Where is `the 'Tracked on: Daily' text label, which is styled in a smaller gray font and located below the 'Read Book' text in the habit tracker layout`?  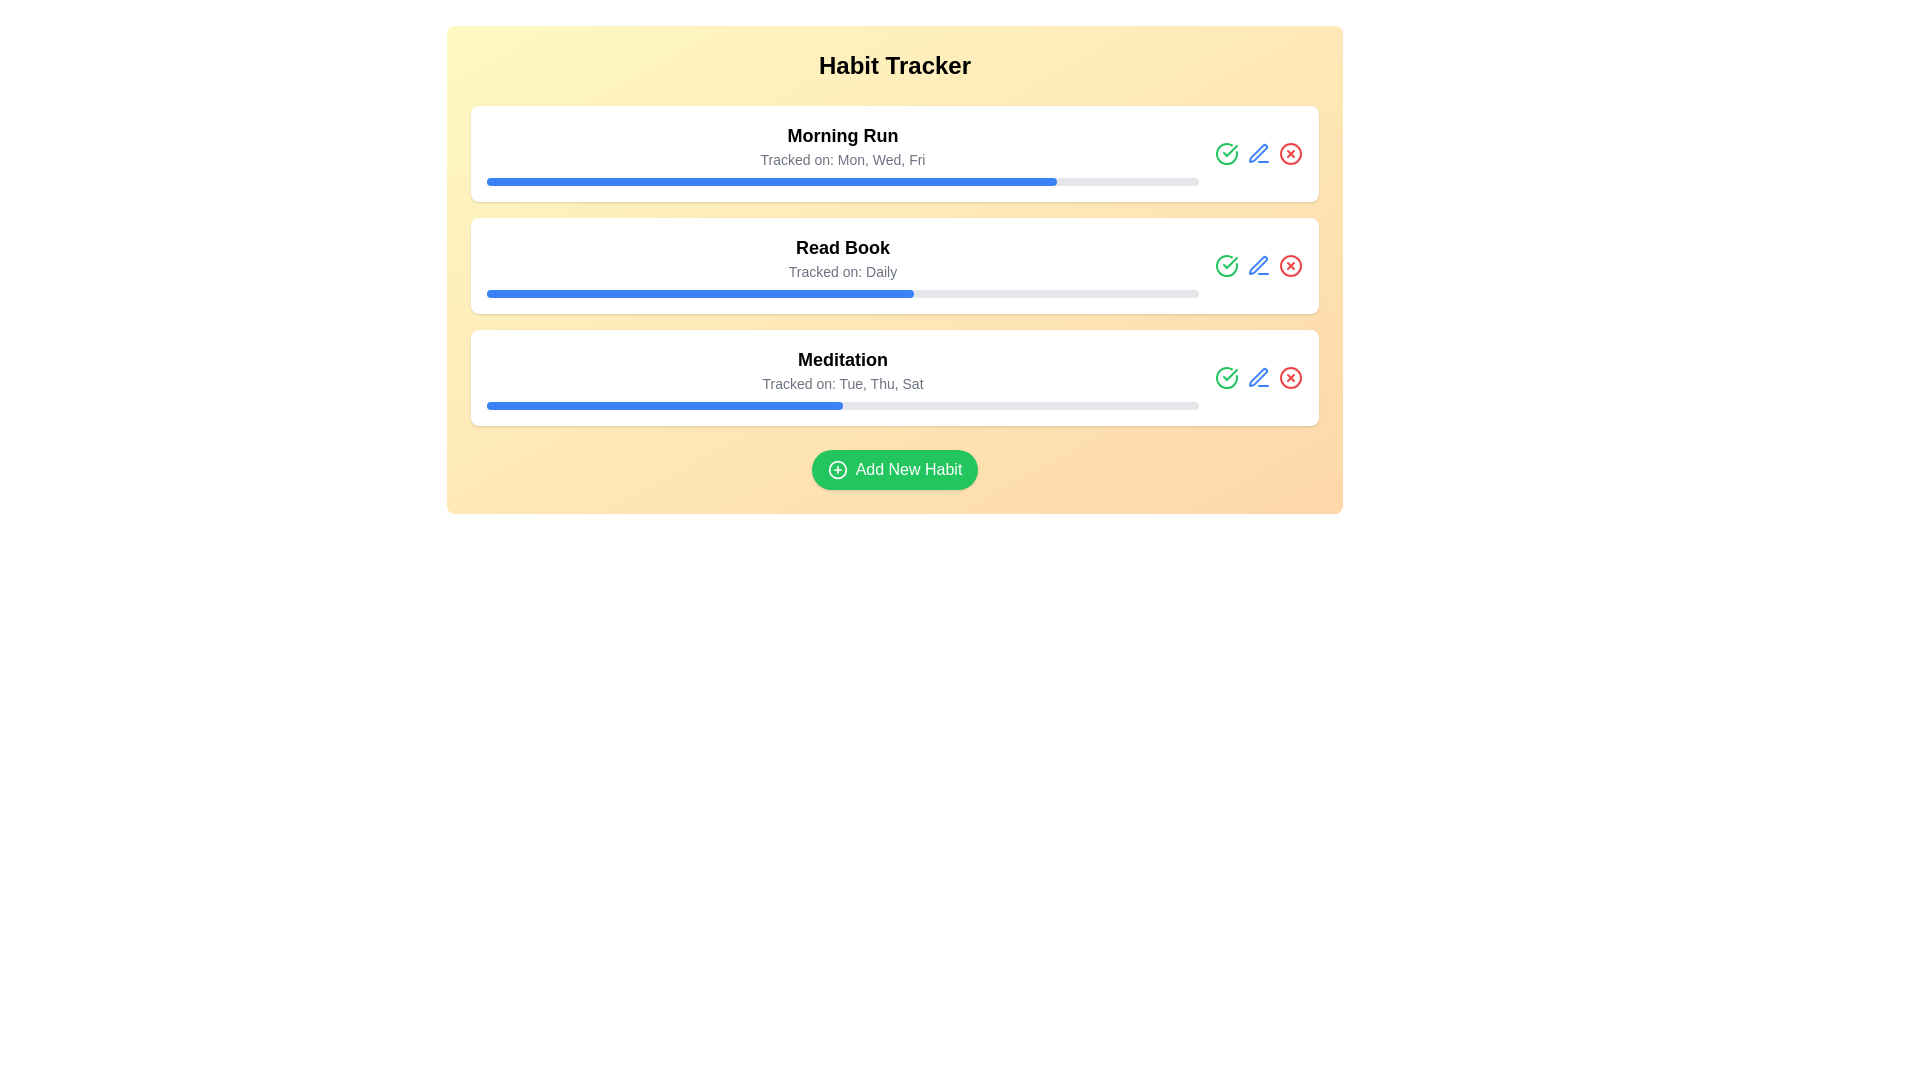 the 'Tracked on: Daily' text label, which is styled in a smaller gray font and located below the 'Read Book' text in the habit tracker layout is located at coordinates (843, 272).